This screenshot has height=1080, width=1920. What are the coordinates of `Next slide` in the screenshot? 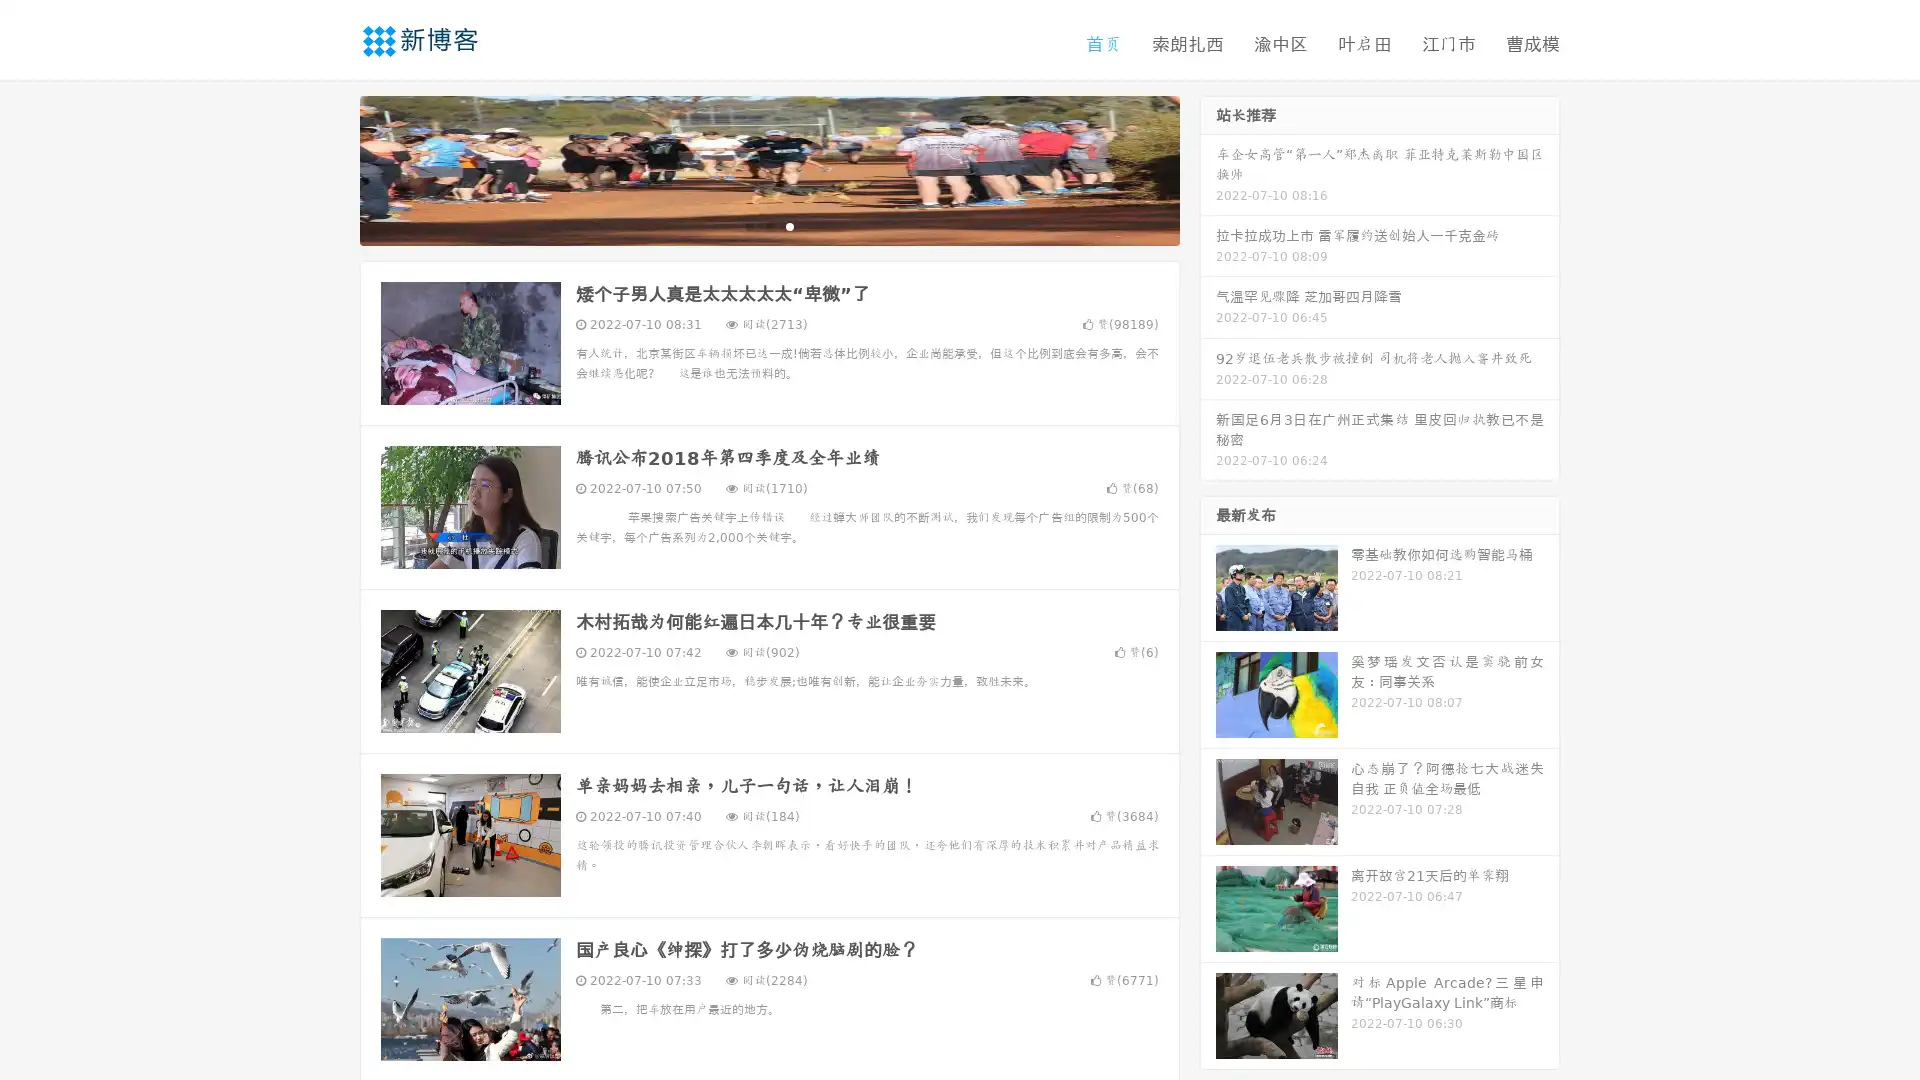 It's located at (1208, 168).